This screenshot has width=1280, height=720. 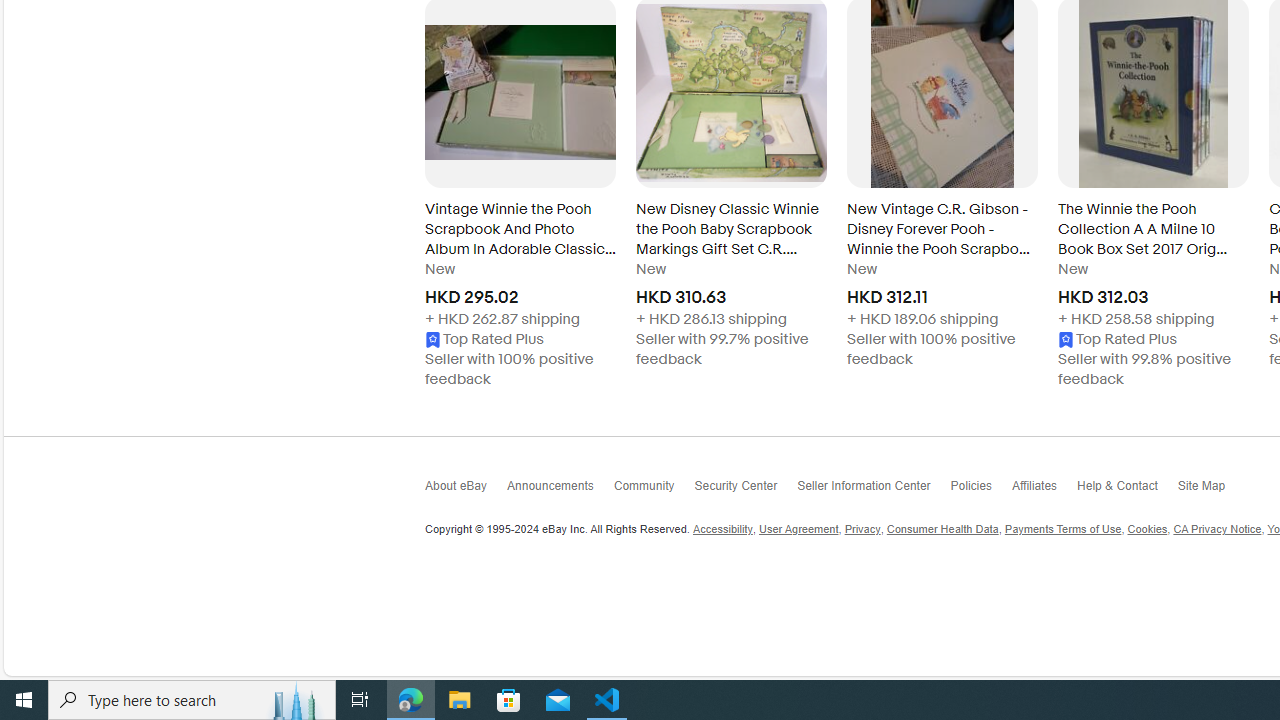 What do you see at coordinates (941, 528) in the screenshot?
I see `'Consumer Health Data'` at bounding box center [941, 528].